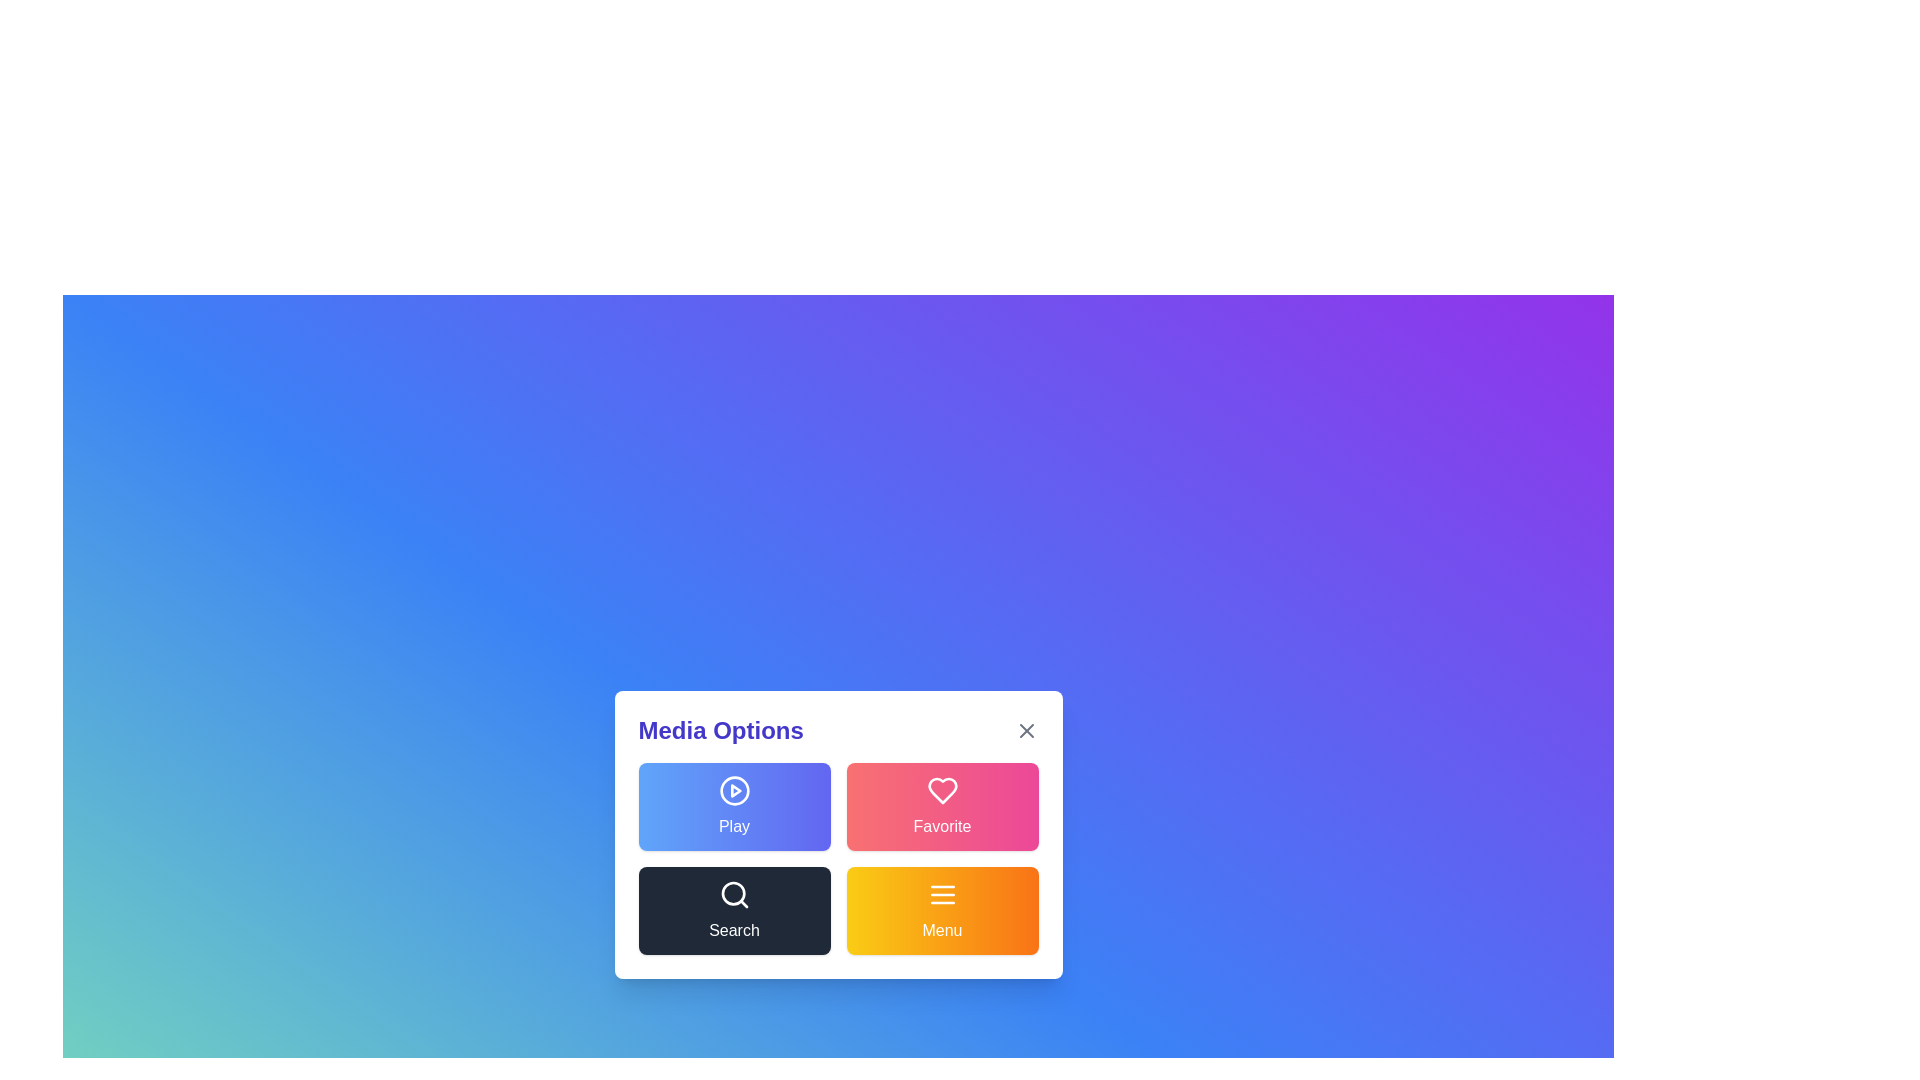  I want to click on the 'Favorite' button, which has a gradient red to pink background and displays a white heart icon and the word 'Favorite' in white text, so click(941, 805).